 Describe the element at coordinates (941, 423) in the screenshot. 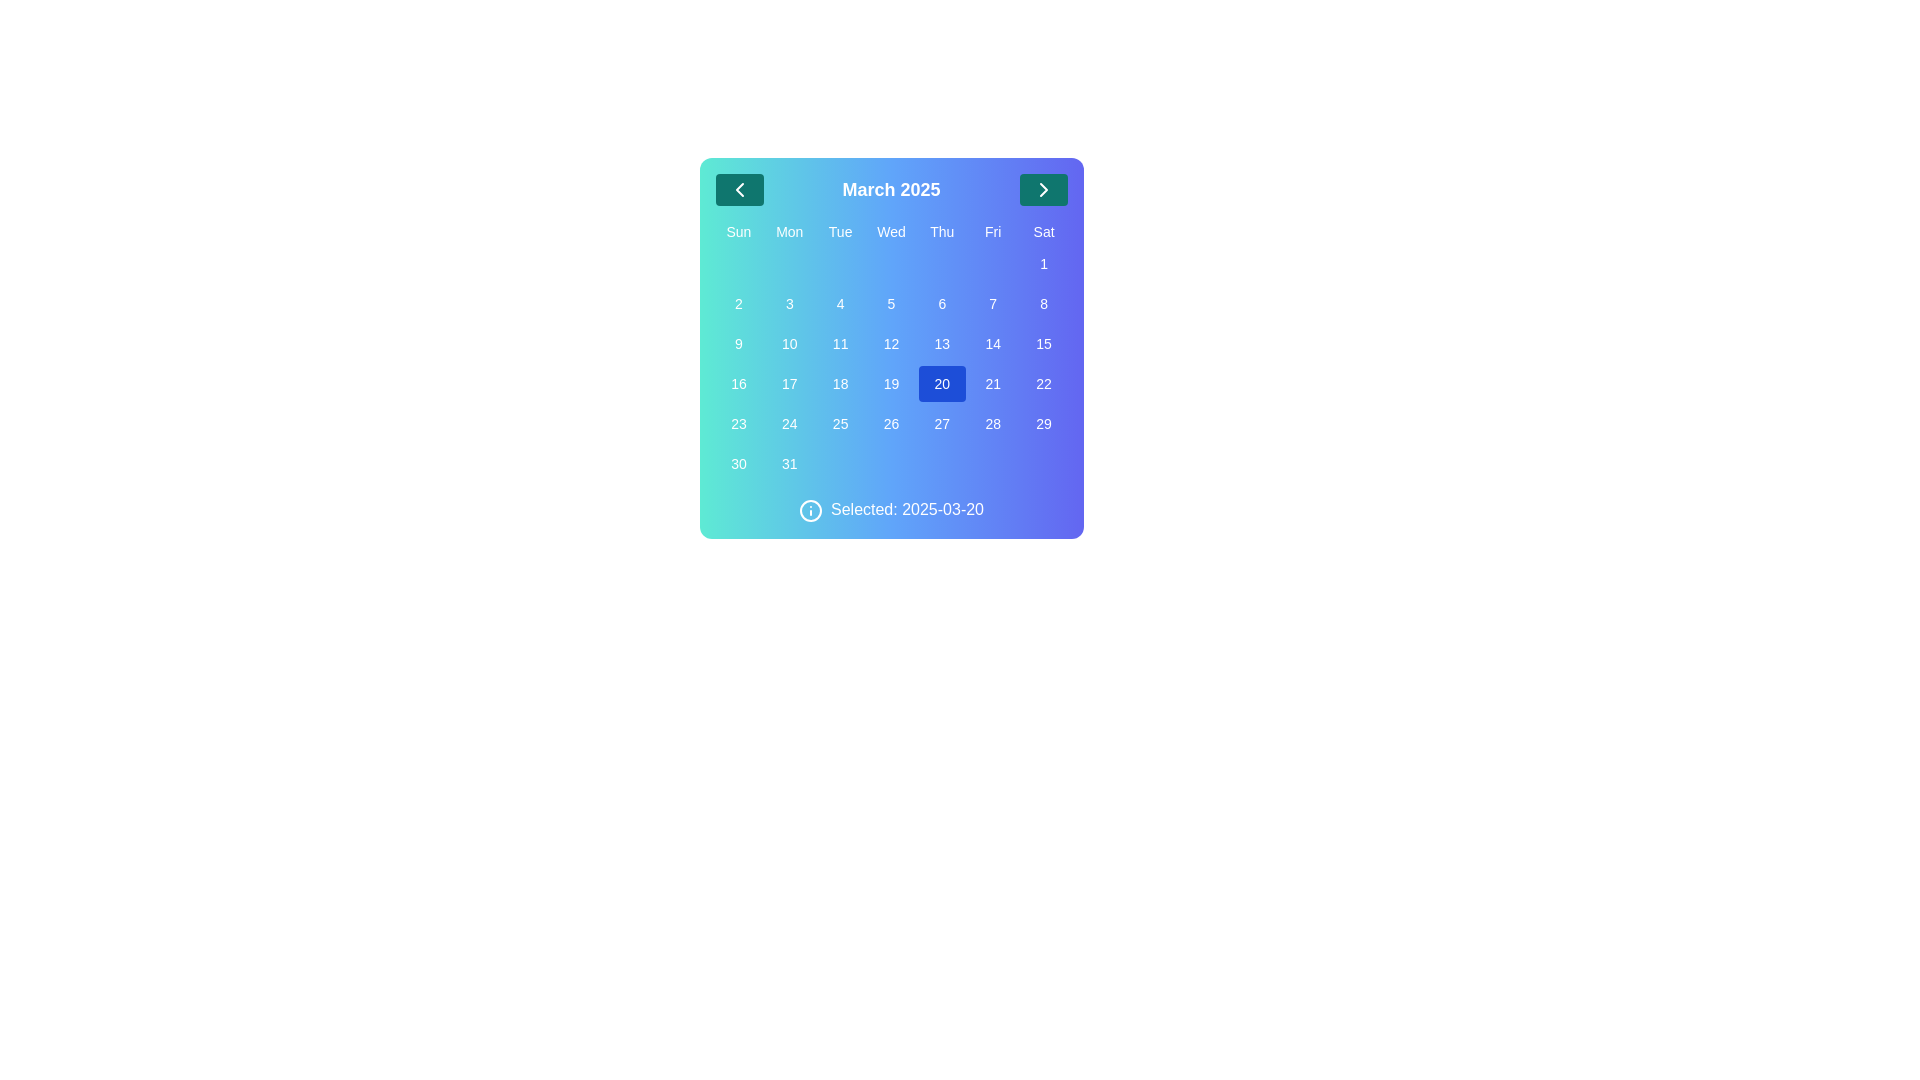

I see `the button representing the 27th day of the month in the calendar and focus on it using the keyboard` at that location.